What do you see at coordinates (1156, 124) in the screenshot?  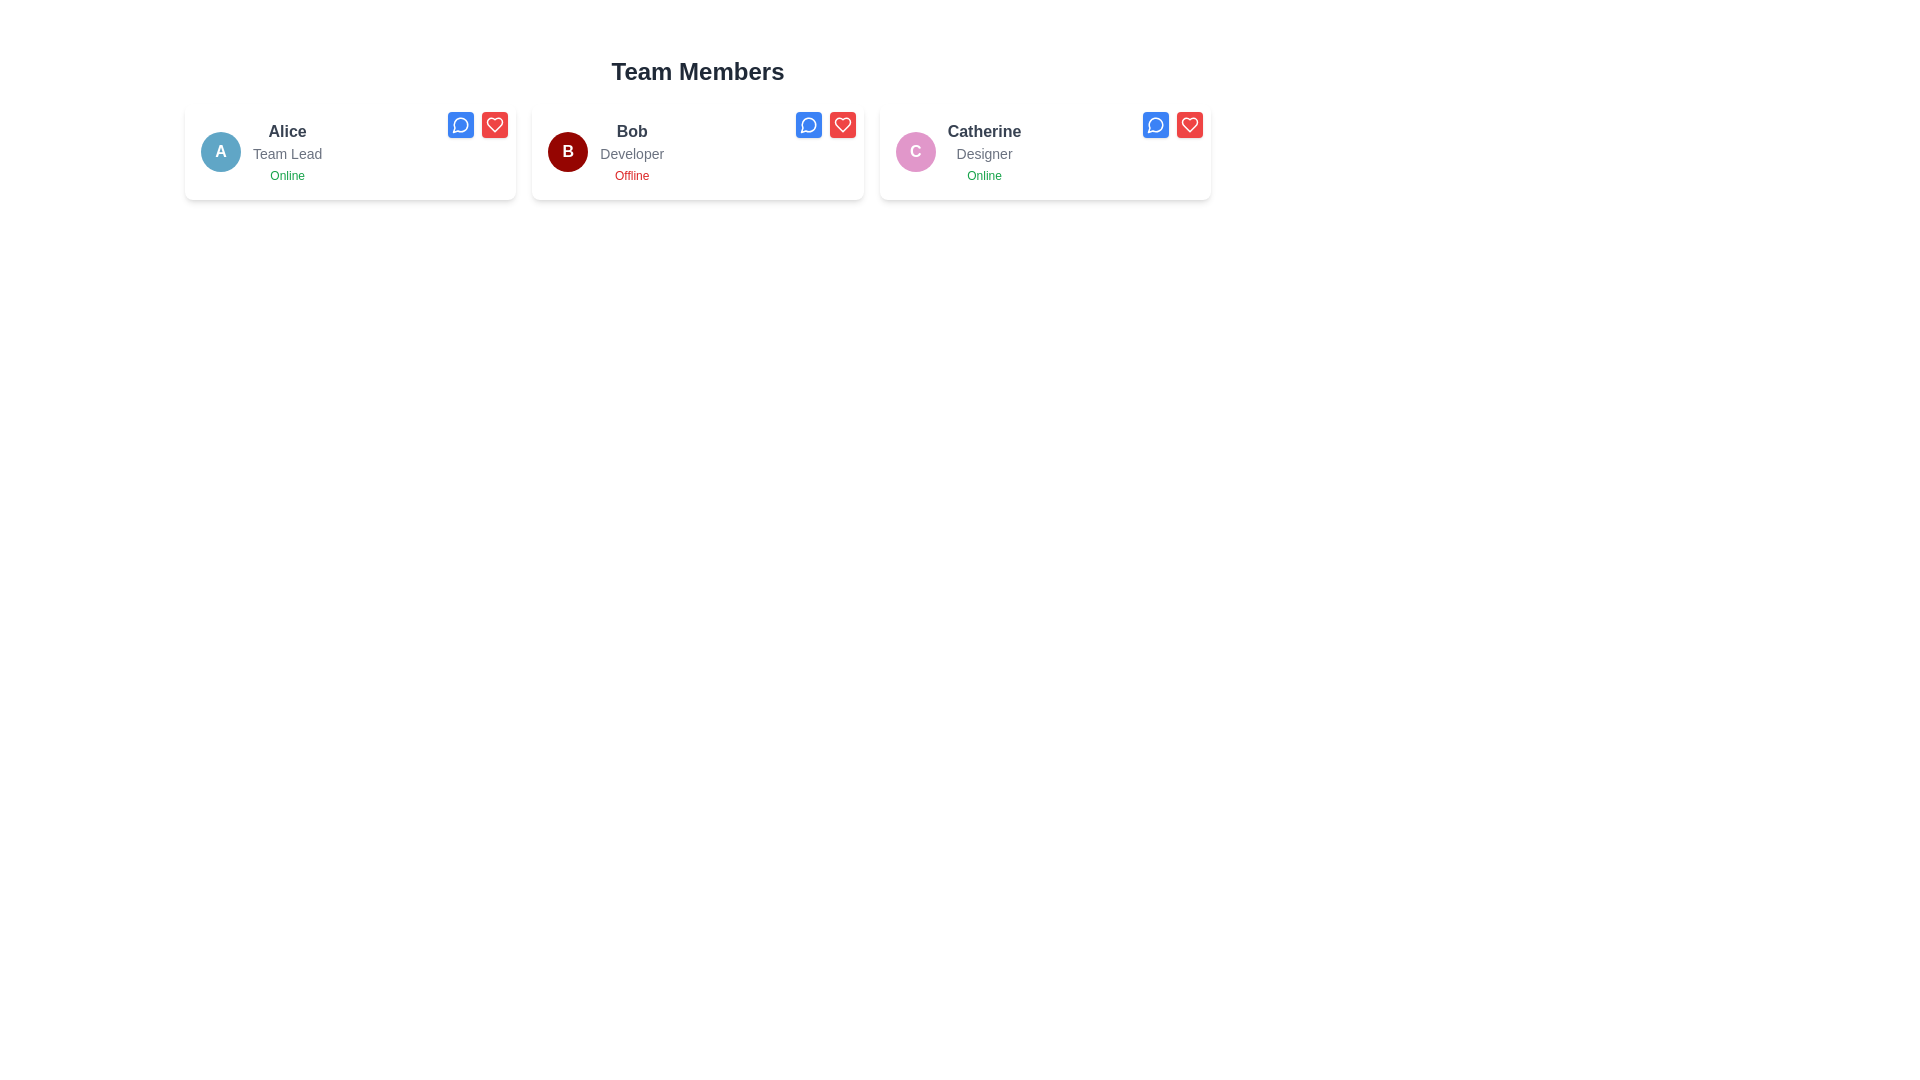 I see `the circular blue button with a white chat bubble icon located in the top-right corner of the card displaying user Catherine's information to initiate a chat` at bounding box center [1156, 124].